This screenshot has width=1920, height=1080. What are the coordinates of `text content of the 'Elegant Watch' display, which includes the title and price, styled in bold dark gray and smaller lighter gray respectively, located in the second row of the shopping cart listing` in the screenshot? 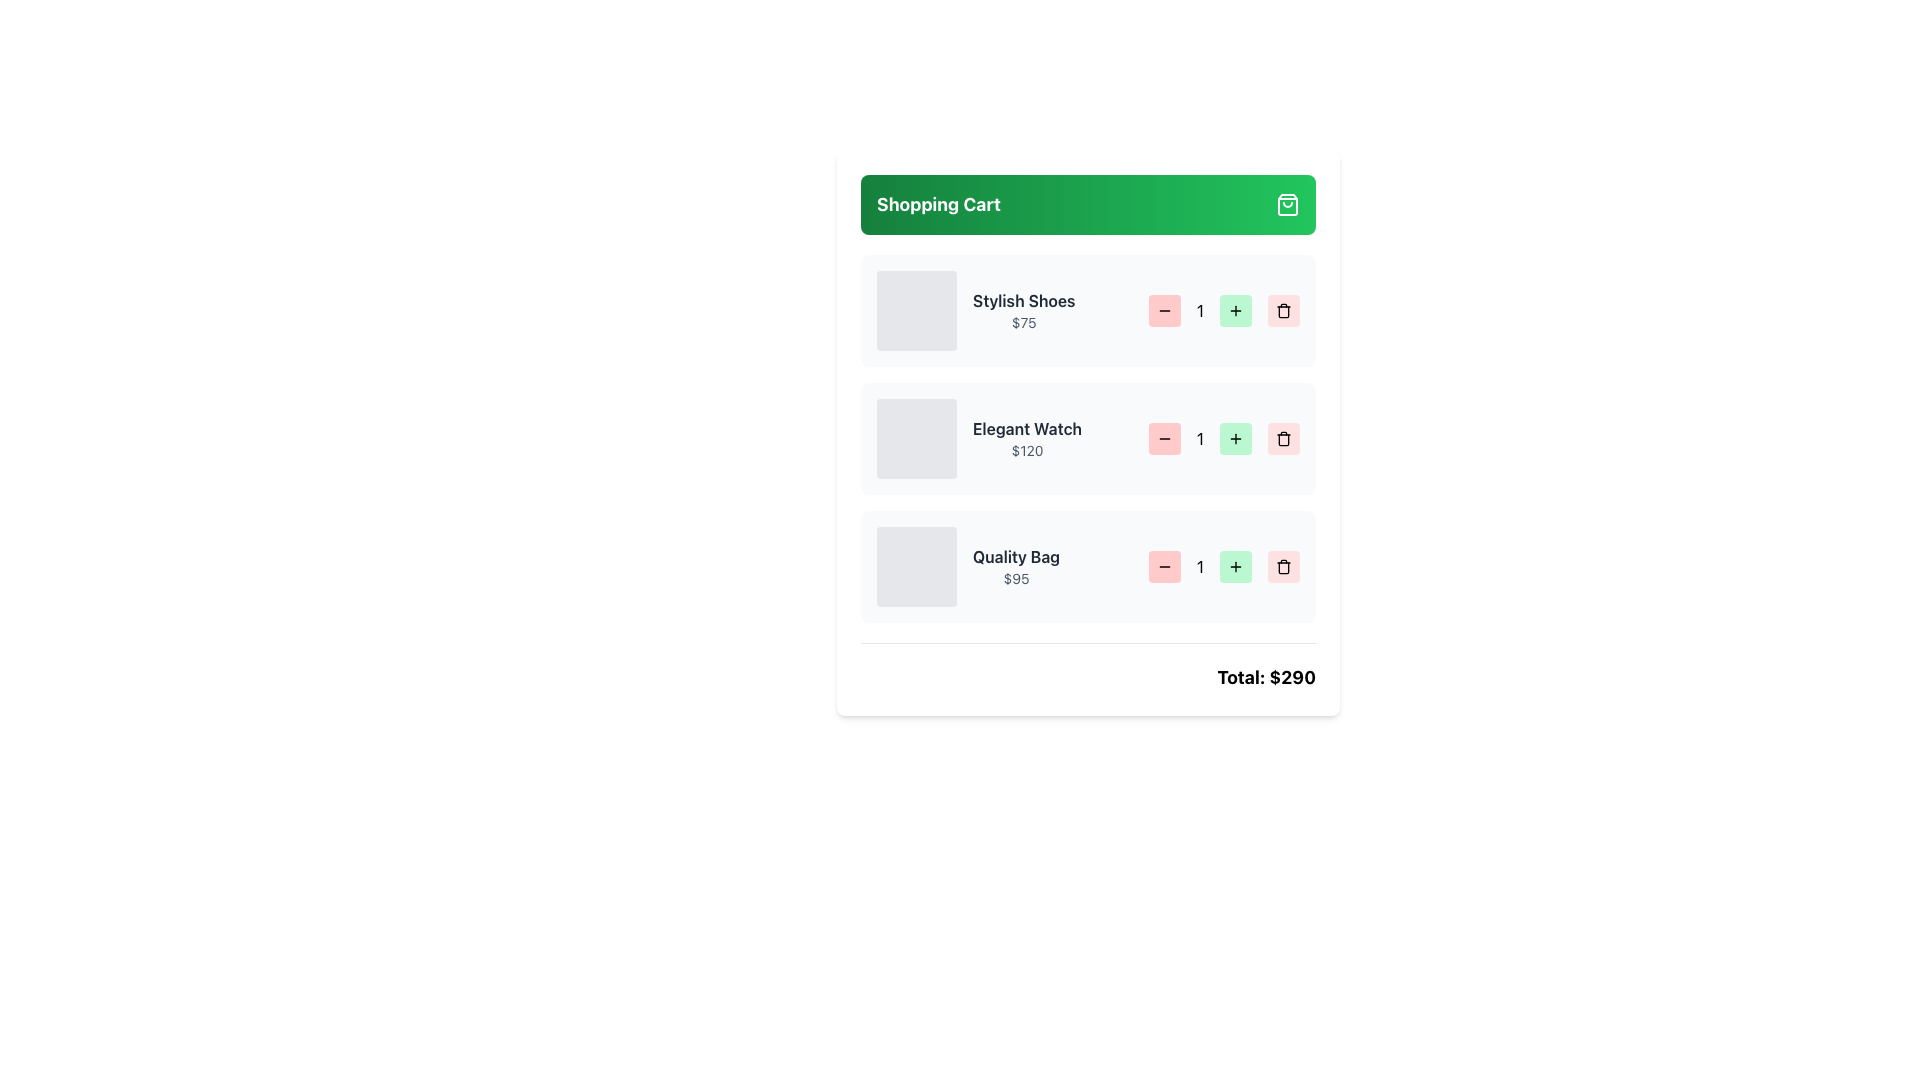 It's located at (979, 438).